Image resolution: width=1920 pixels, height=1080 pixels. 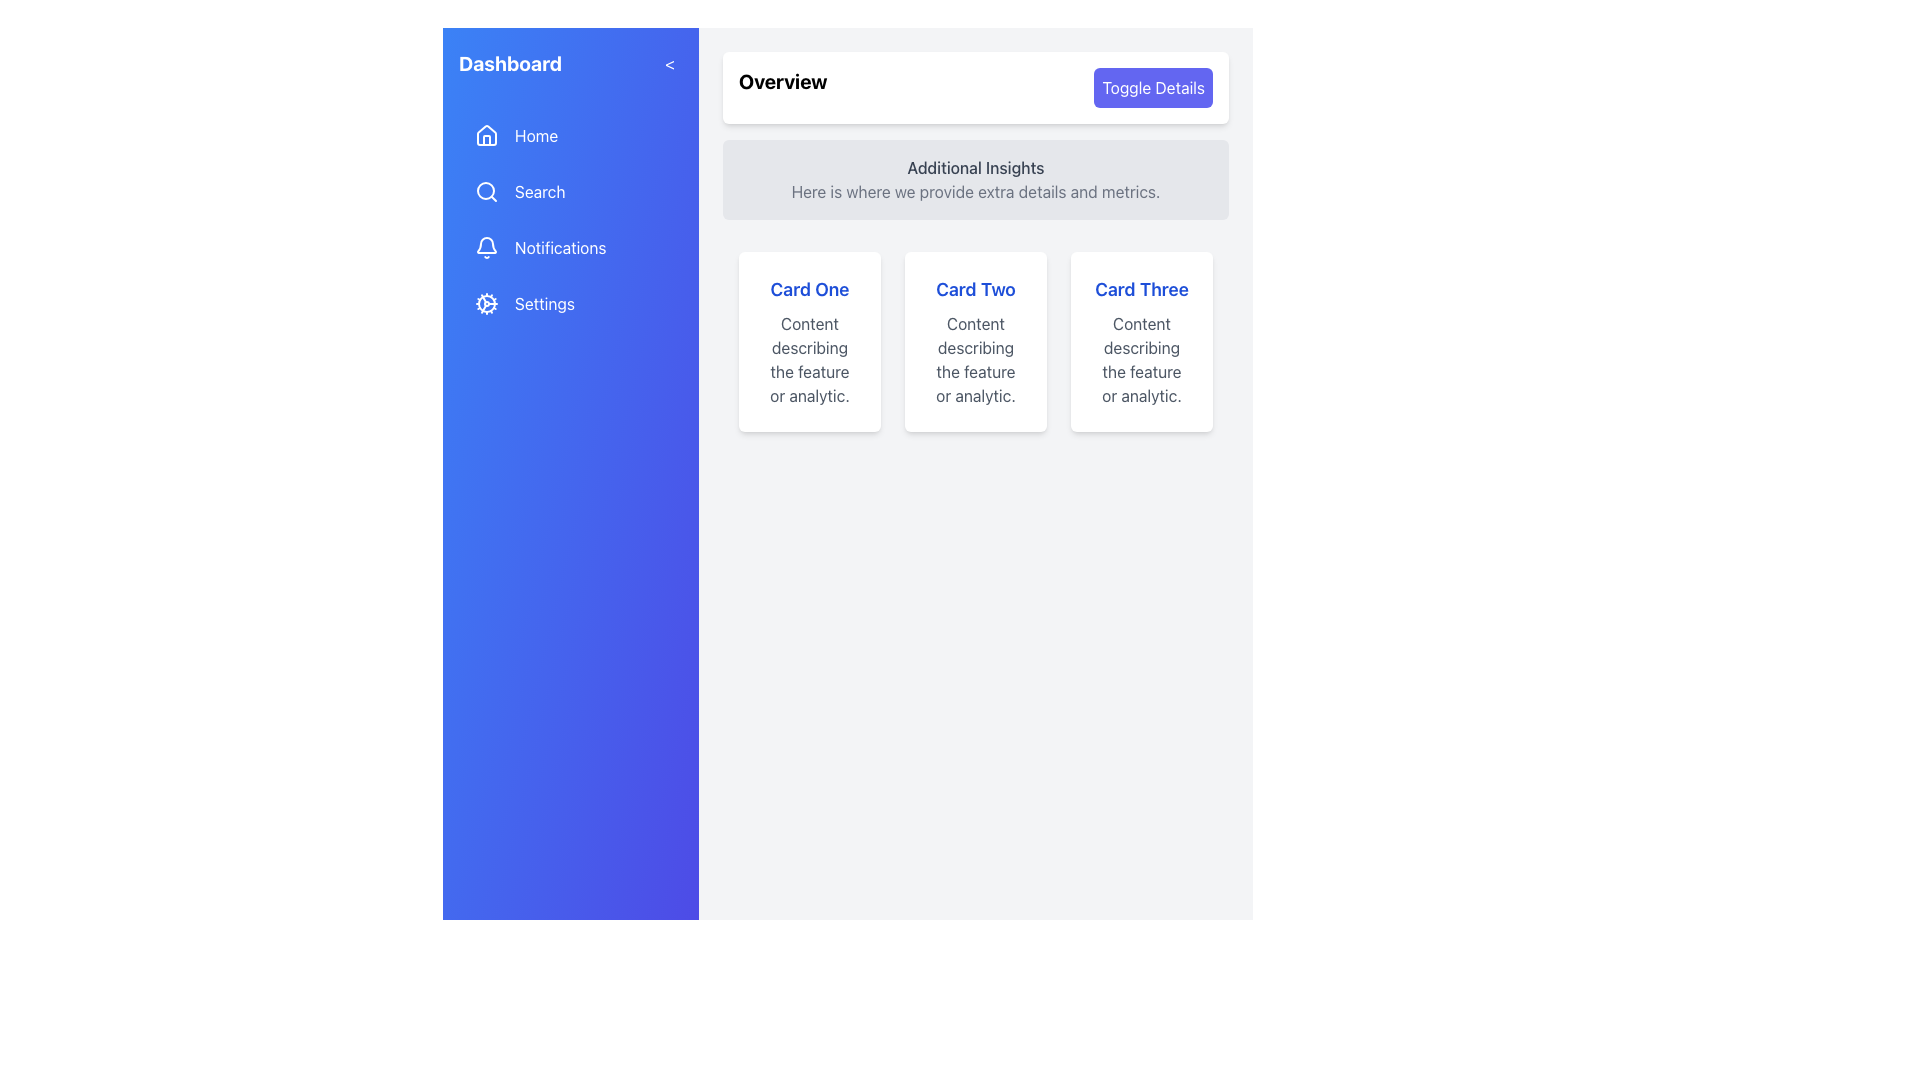 I want to click on the 'Search' menu item in the Vertical Navigation Menu, so click(x=570, y=219).